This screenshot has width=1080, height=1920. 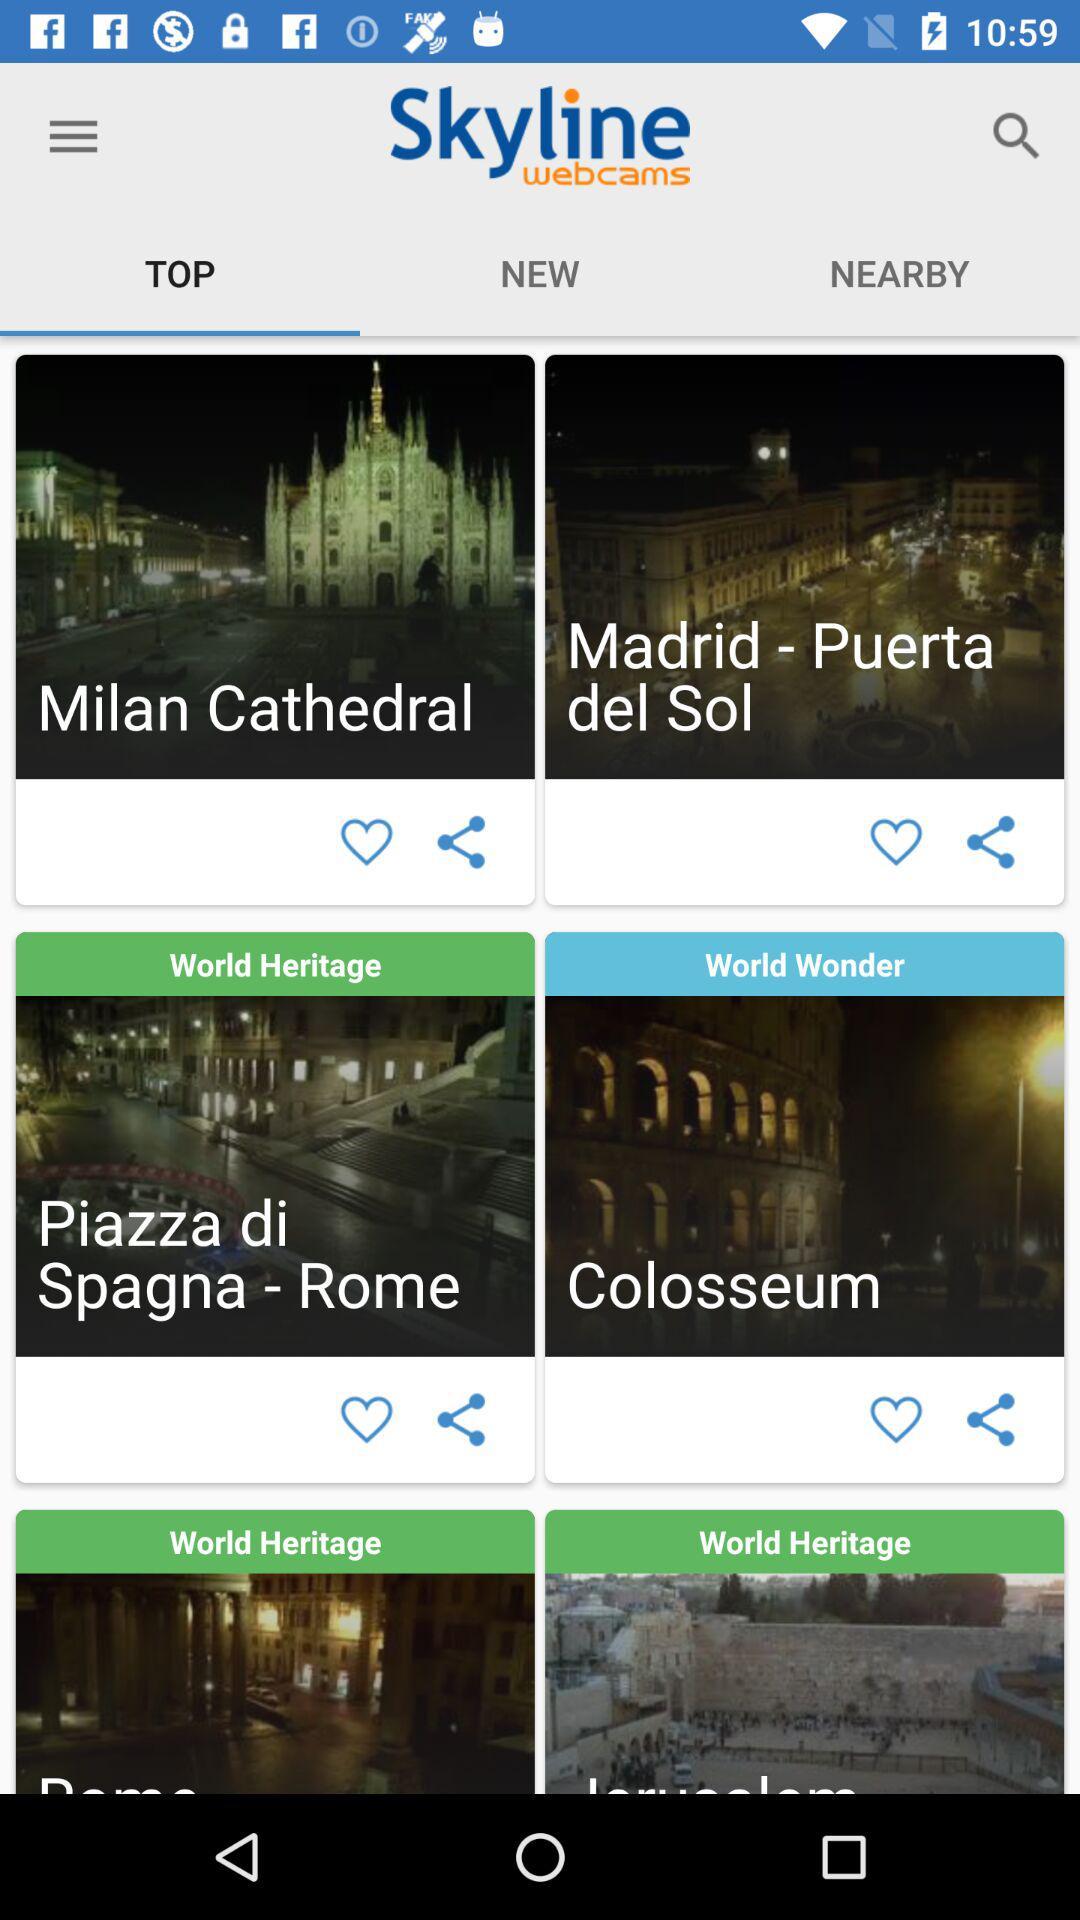 I want to click on the webcam in rome, so click(x=275, y=1651).